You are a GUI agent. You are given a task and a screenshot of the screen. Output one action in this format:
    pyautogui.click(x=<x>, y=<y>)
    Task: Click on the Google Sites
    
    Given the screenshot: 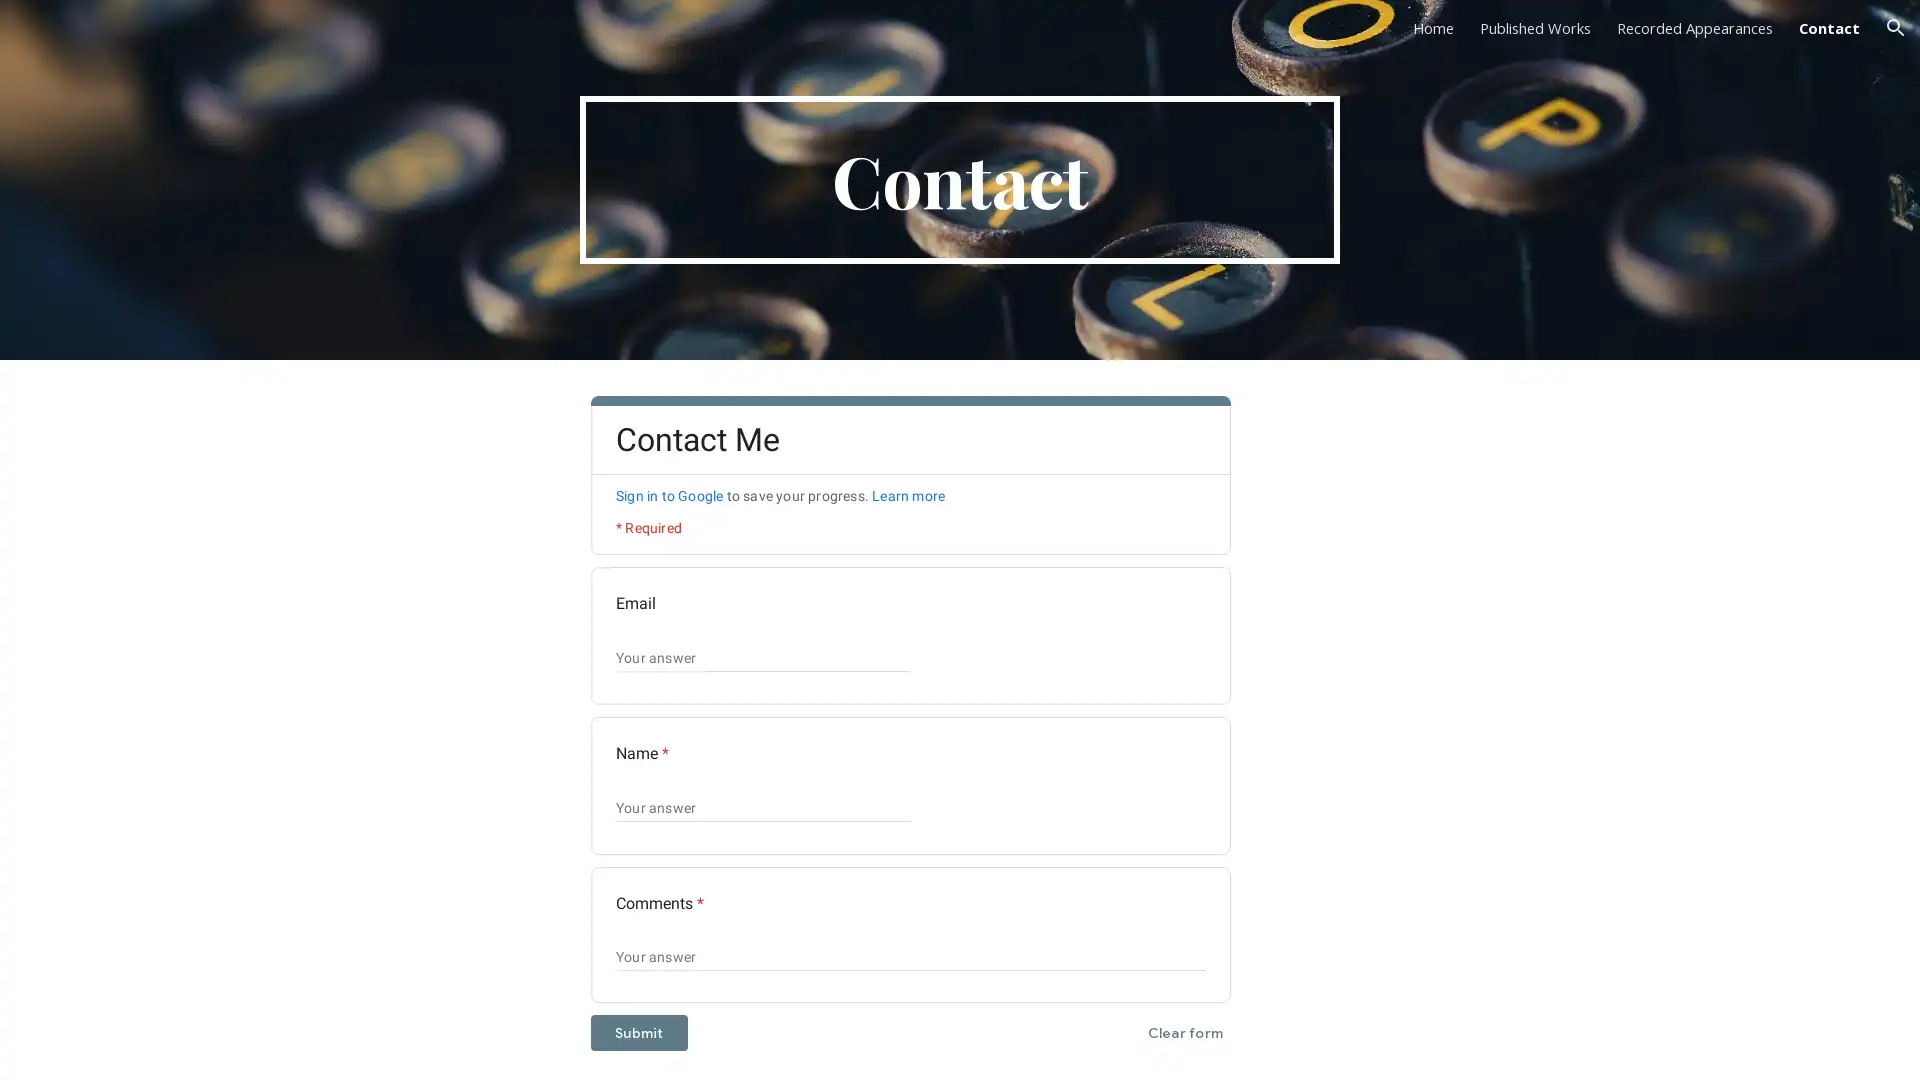 What is the action you would take?
    pyautogui.click(x=96, y=1044)
    